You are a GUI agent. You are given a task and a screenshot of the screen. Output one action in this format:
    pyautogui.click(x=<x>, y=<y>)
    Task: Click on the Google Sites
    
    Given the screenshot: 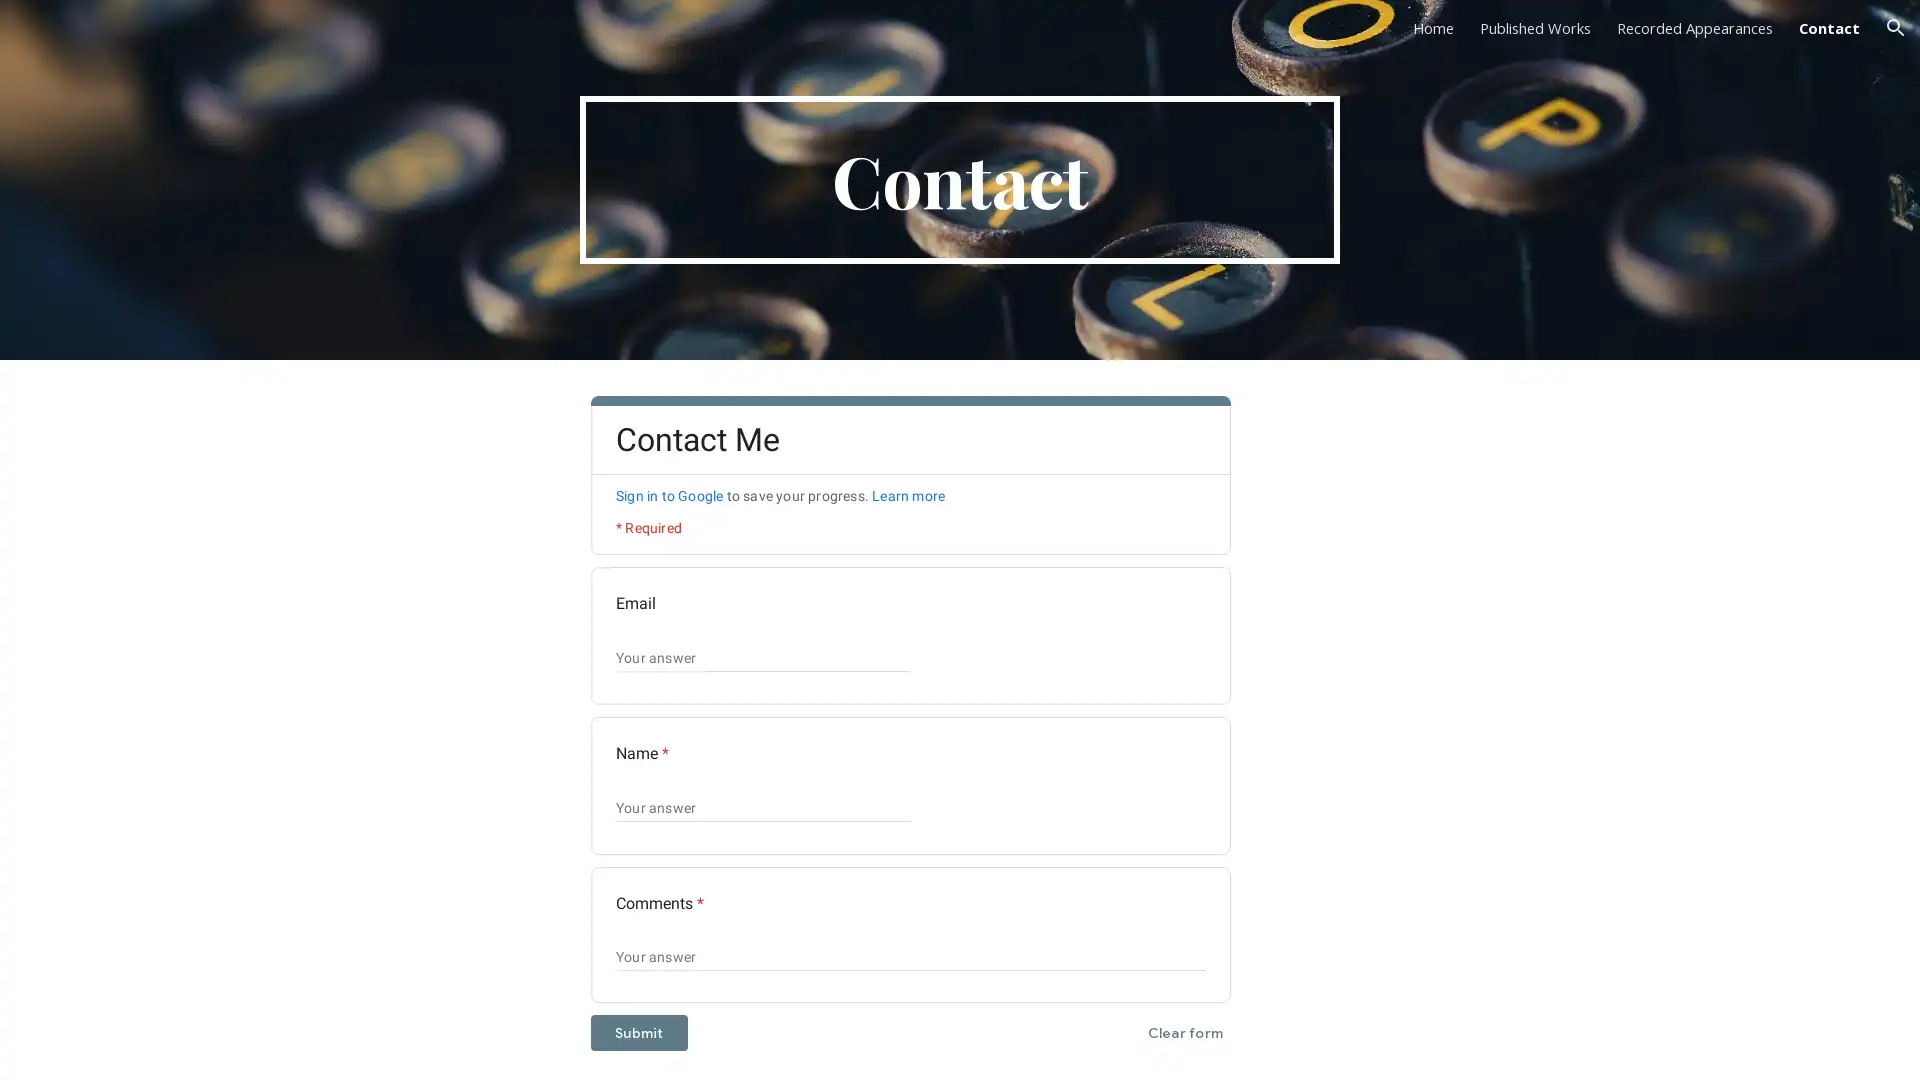 What is the action you would take?
    pyautogui.click(x=96, y=1044)
    